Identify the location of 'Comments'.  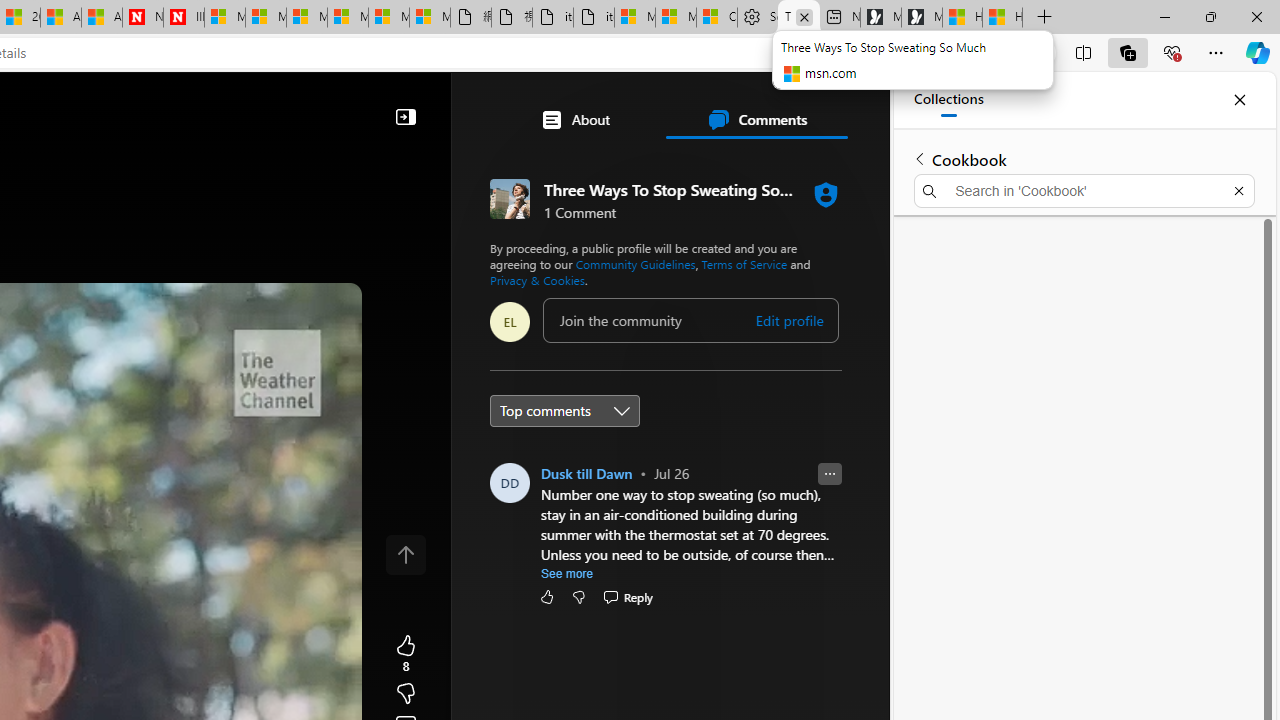
(755, 119).